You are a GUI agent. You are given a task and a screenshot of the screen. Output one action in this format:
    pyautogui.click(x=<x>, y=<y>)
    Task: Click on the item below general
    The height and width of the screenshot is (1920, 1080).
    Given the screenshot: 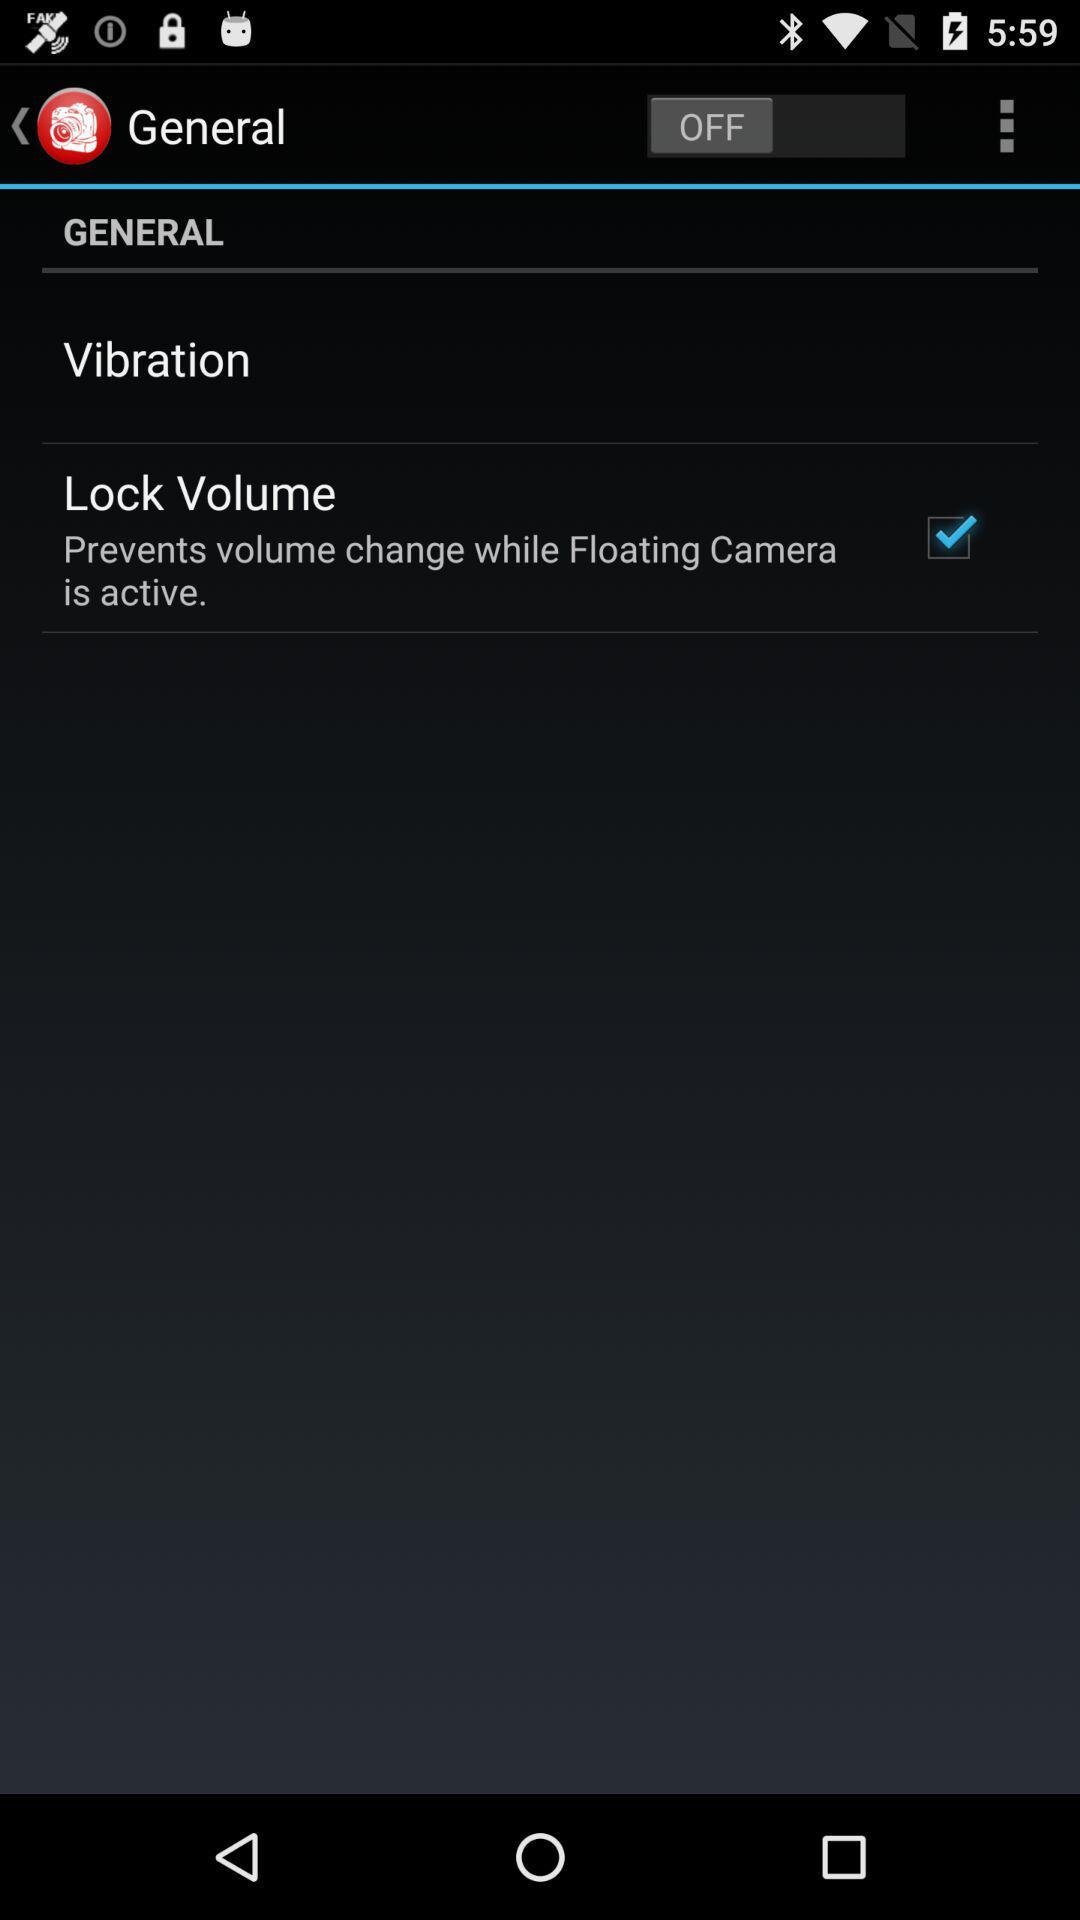 What is the action you would take?
    pyautogui.click(x=156, y=358)
    